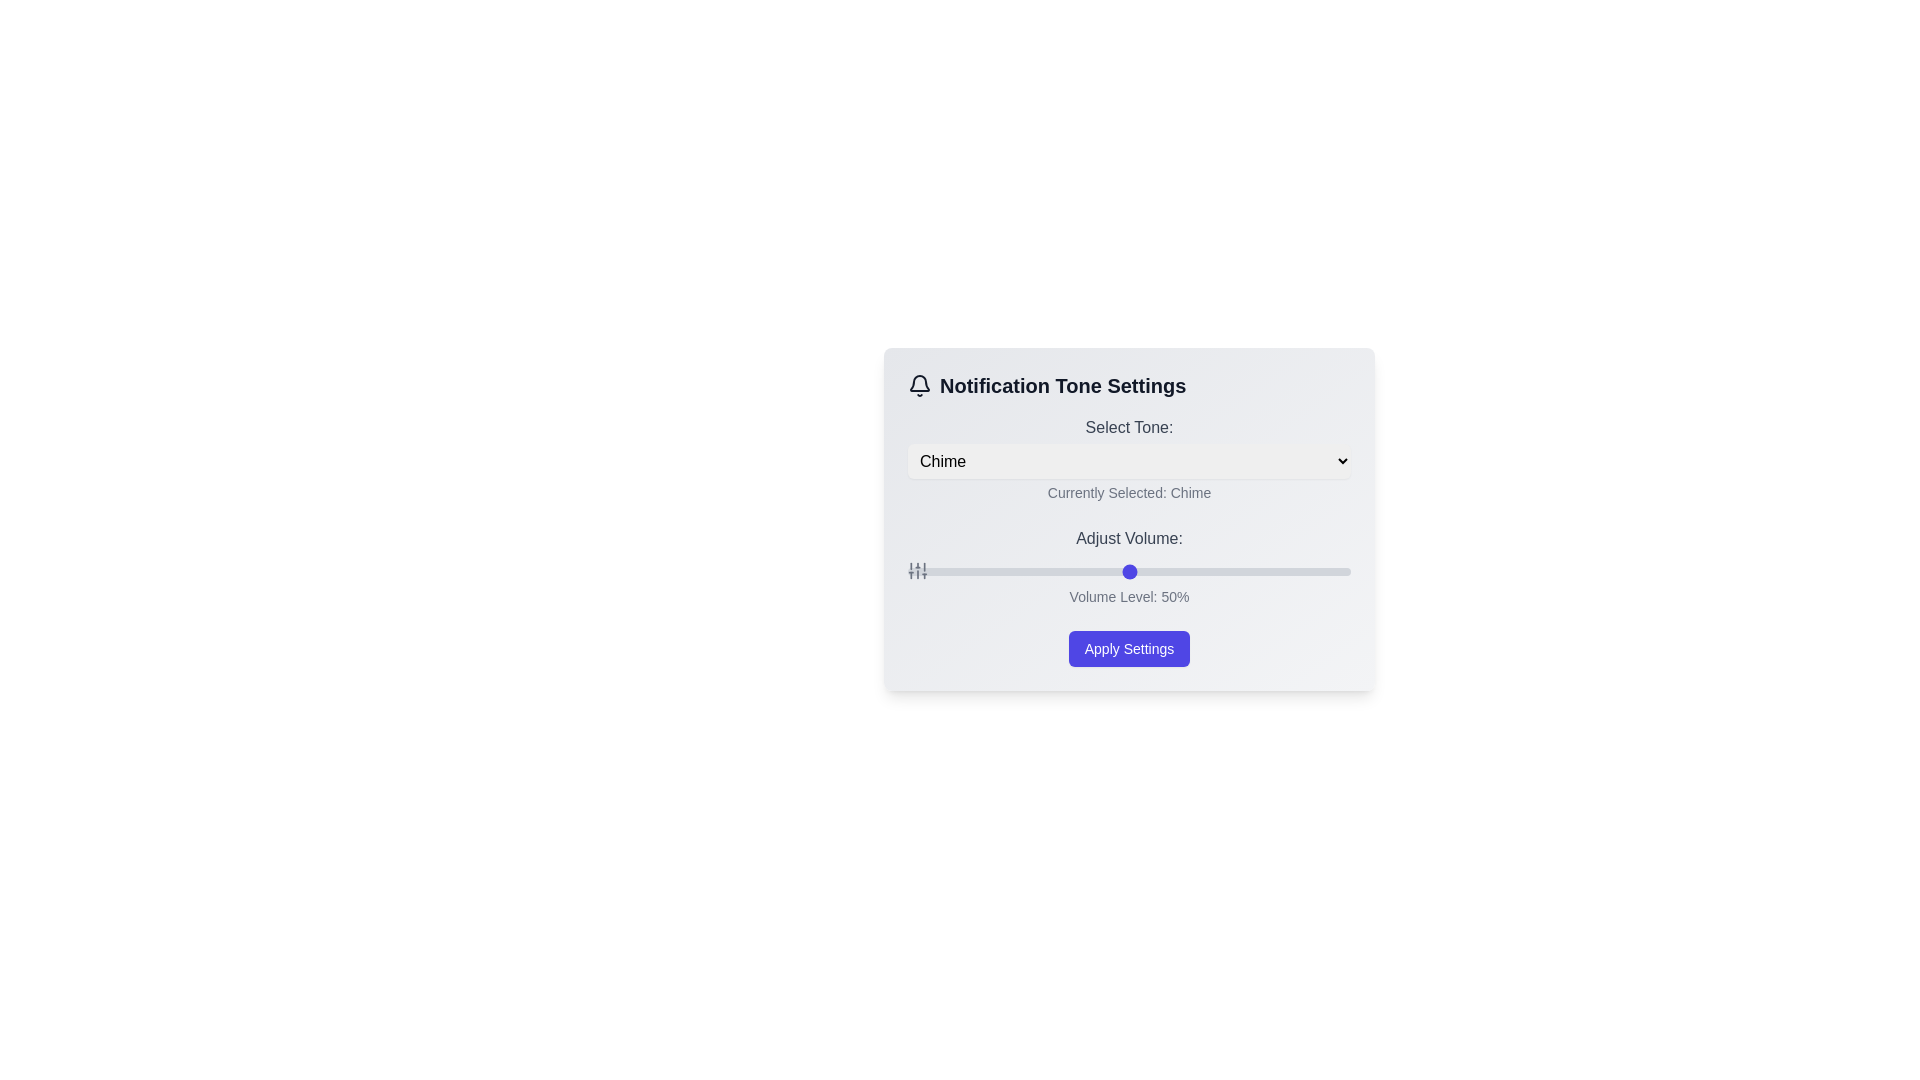  What do you see at coordinates (919, 385) in the screenshot?
I see `the bell icon that indicates 'notifications', located to the left of the 'Notification Tone Settings' title` at bounding box center [919, 385].